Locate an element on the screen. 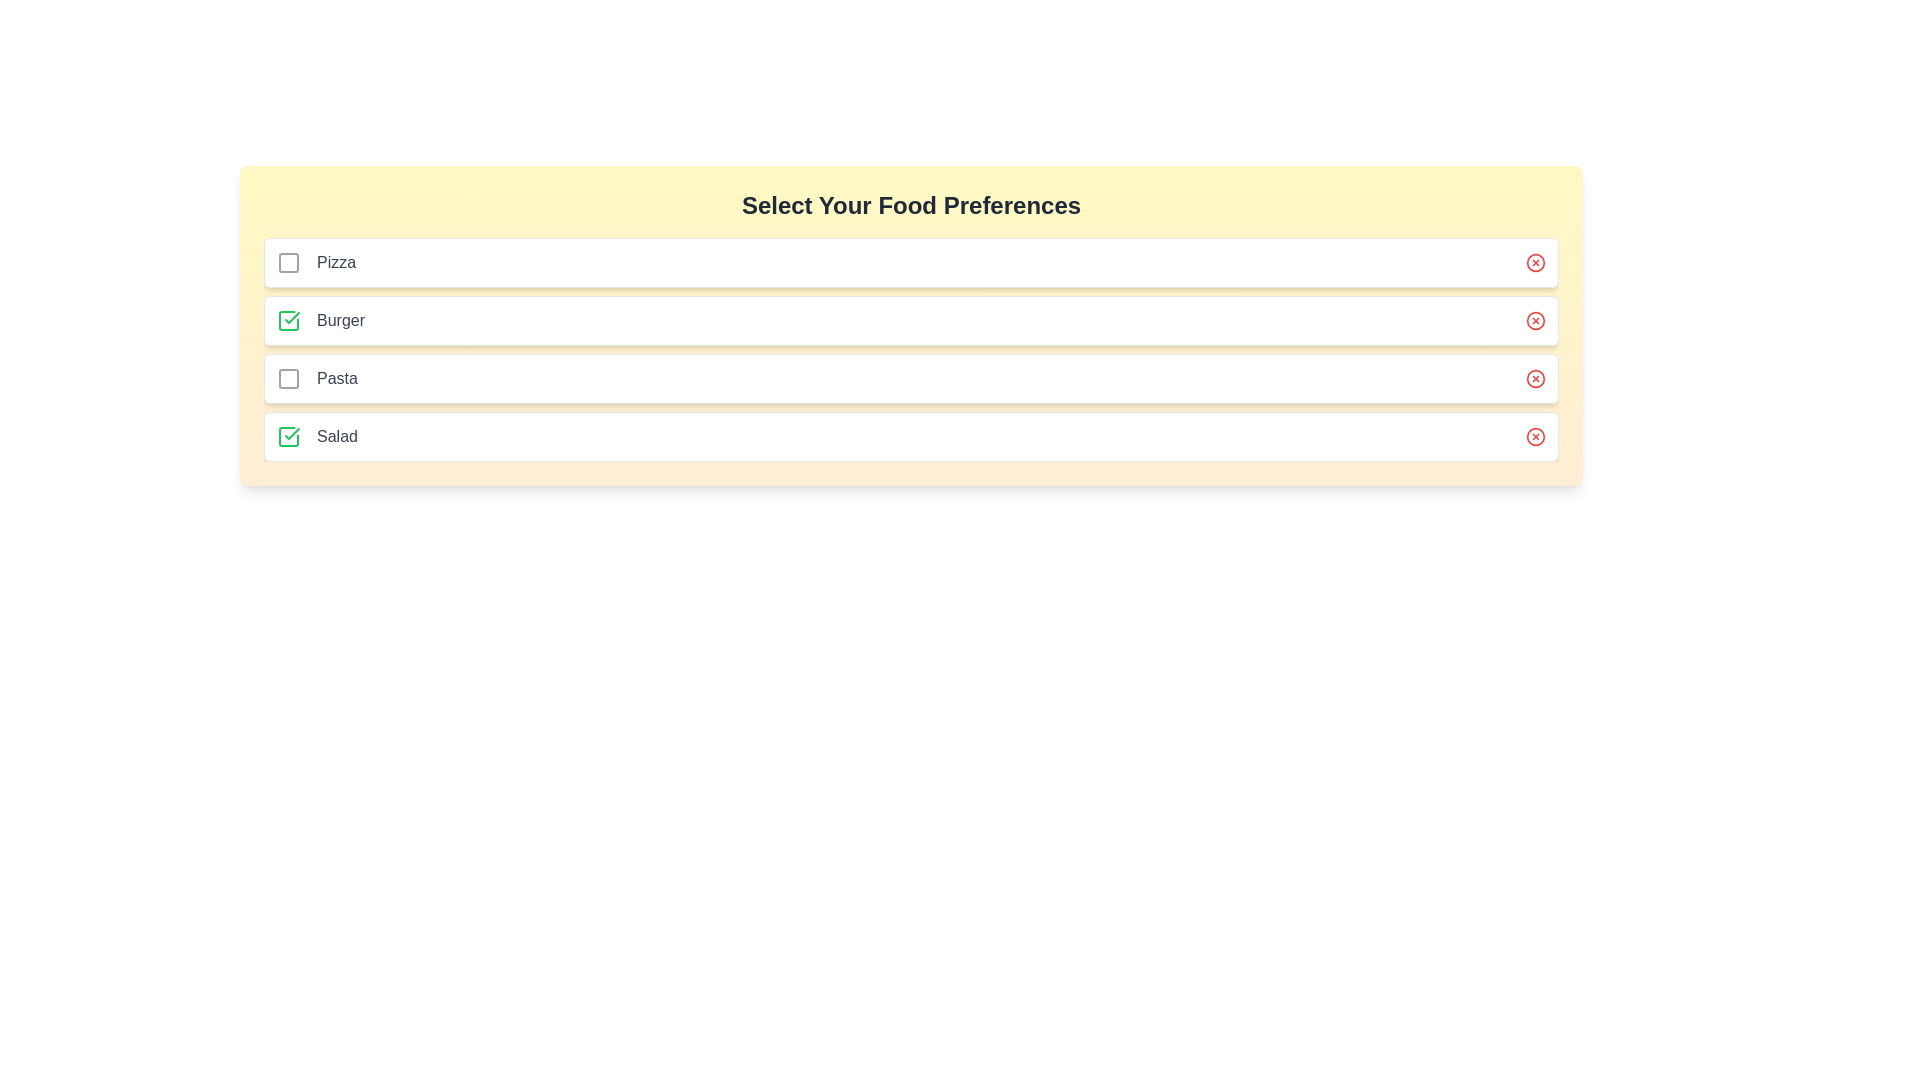  the checkbox for the 'Pasta' food preference located at the third position in the vertical list of food options is located at coordinates (287, 378).